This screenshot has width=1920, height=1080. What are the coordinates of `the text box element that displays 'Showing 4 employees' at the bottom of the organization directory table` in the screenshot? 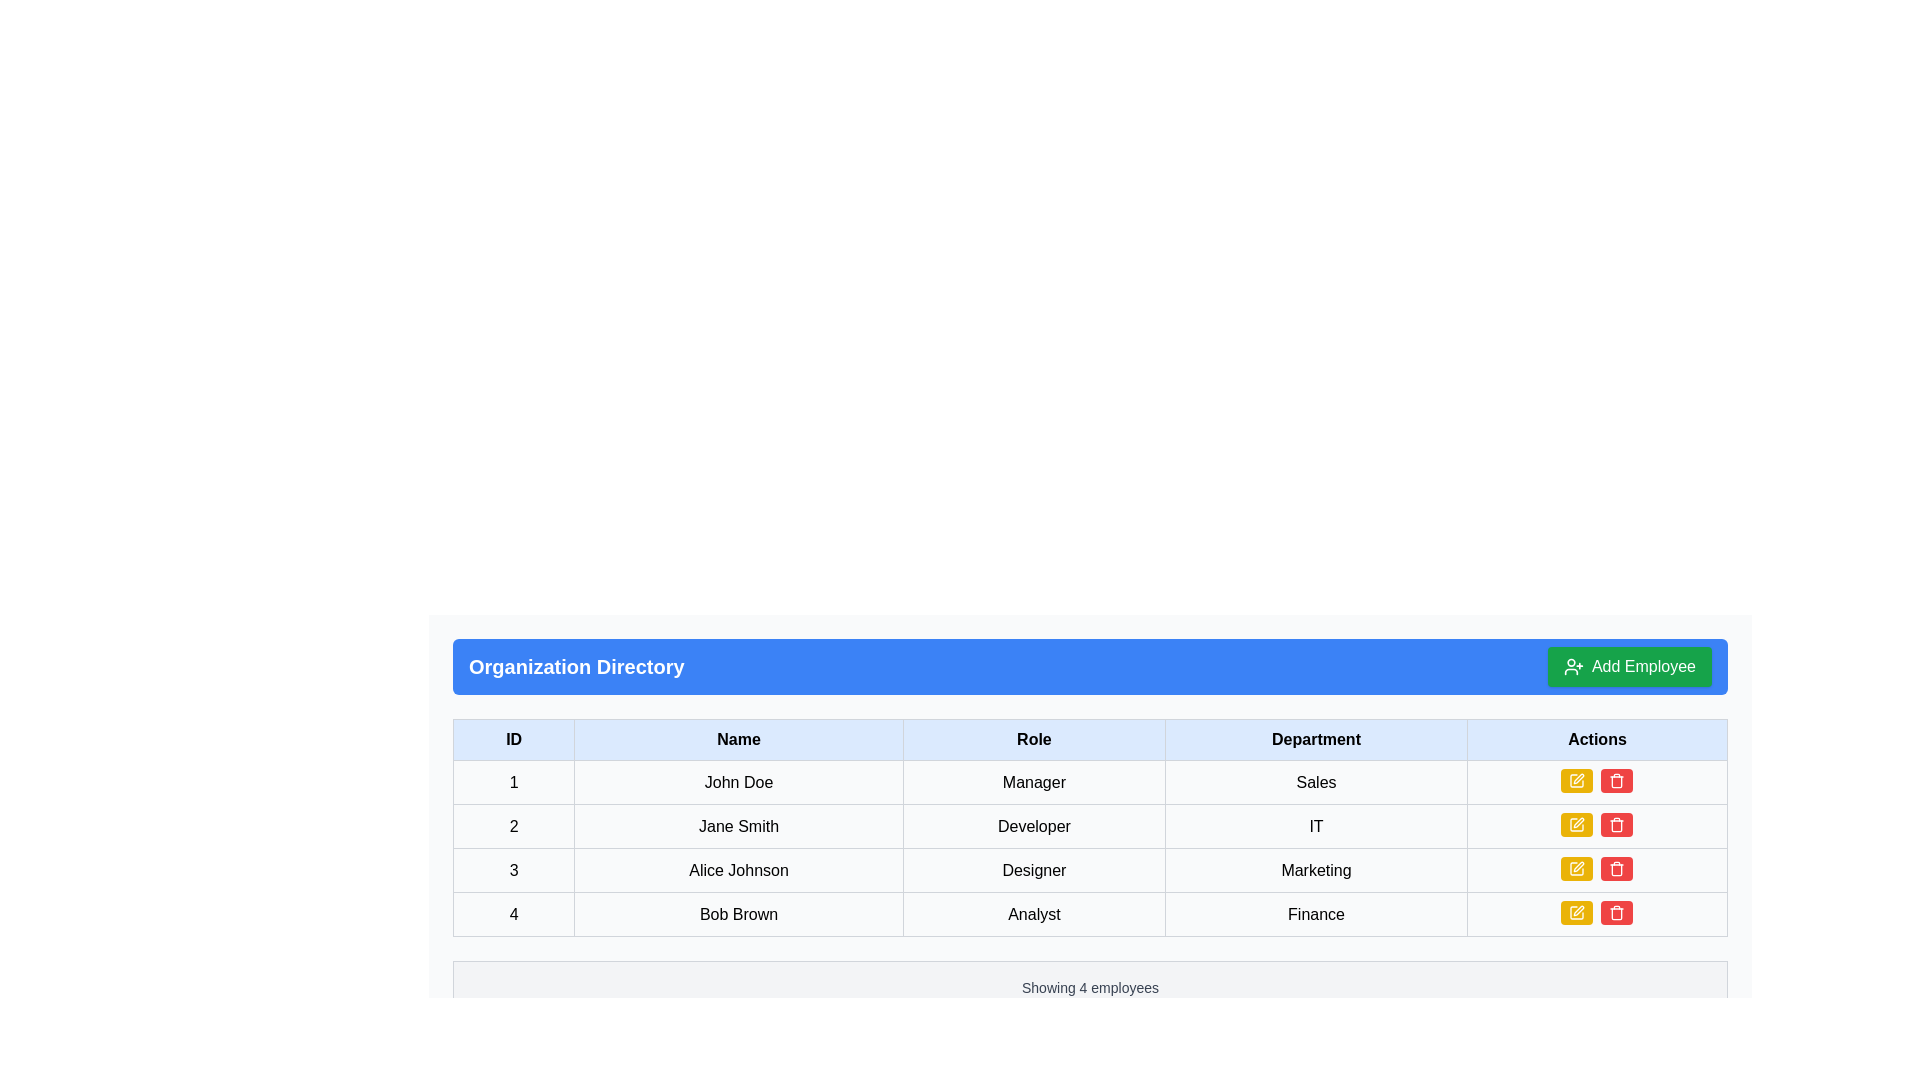 It's located at (1089, 986).